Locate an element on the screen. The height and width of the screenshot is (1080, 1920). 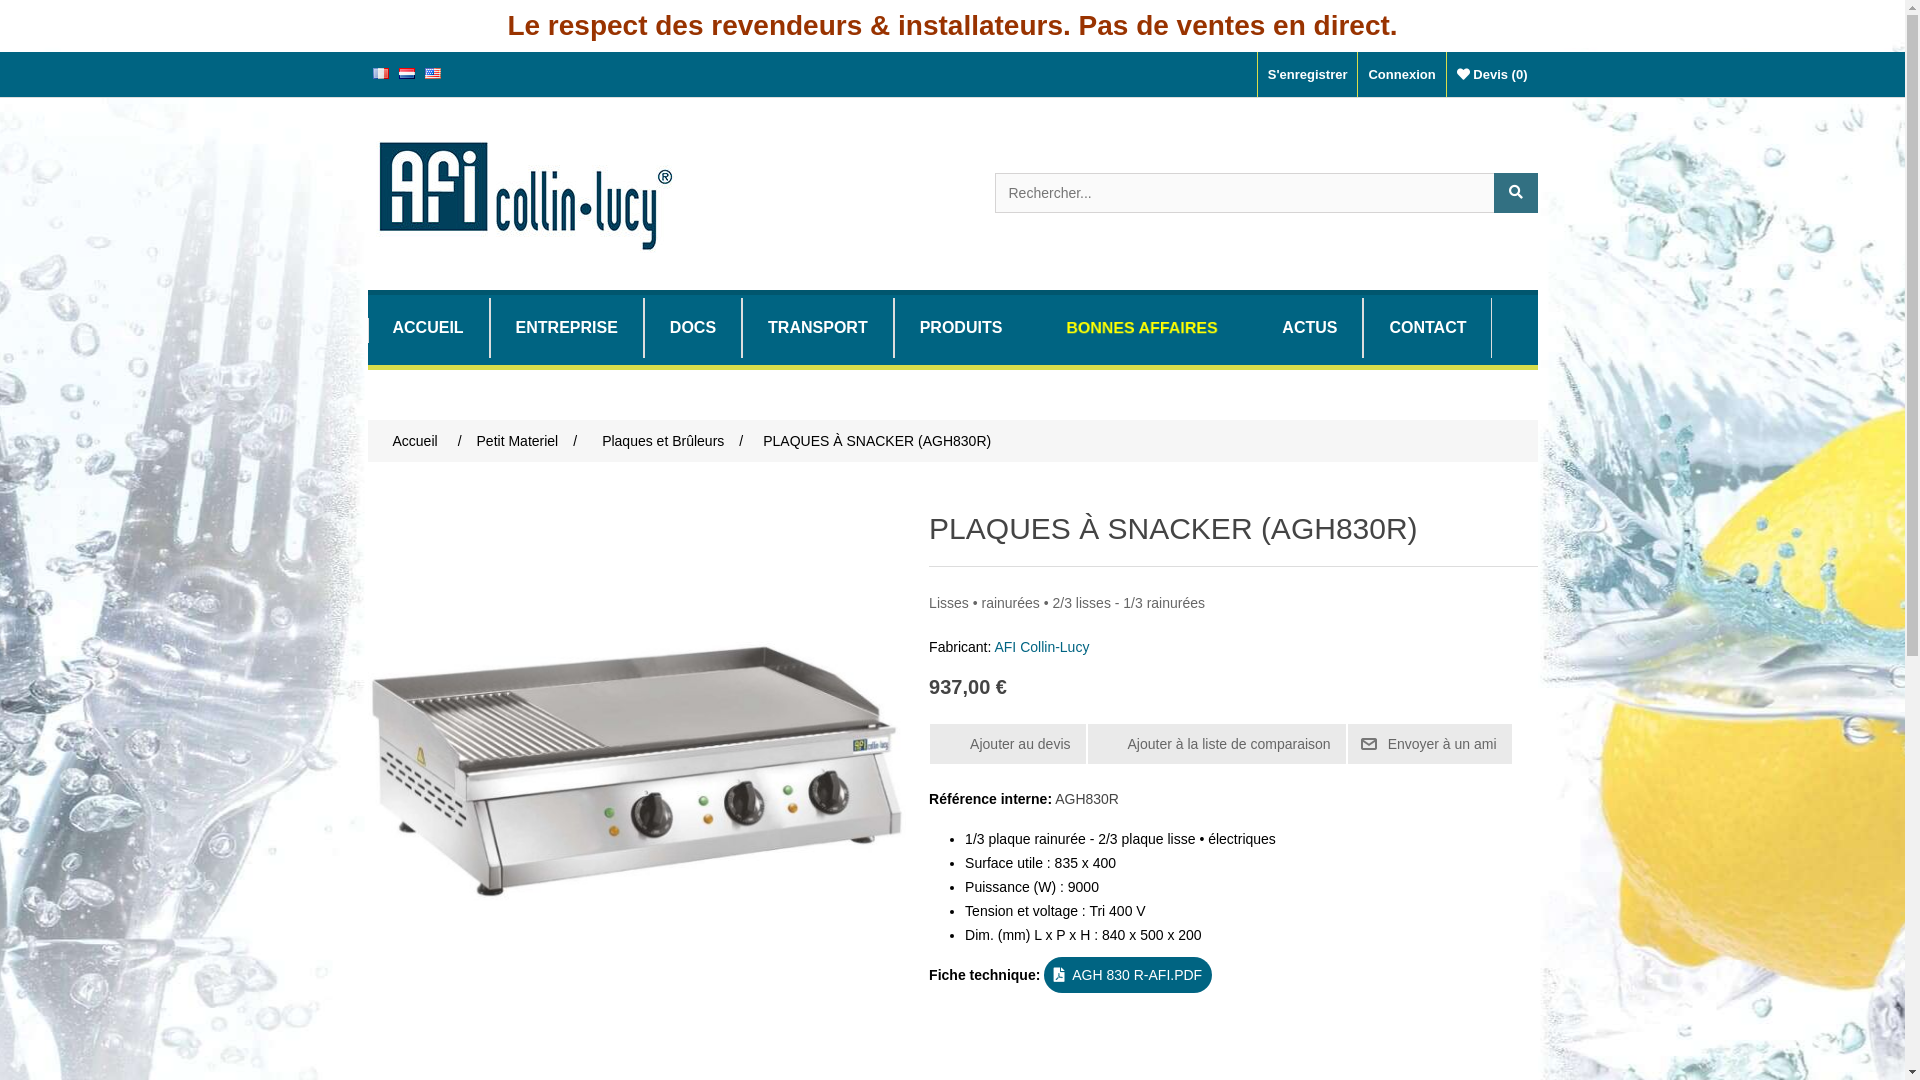
'English' is located at coordinates (422, 72).